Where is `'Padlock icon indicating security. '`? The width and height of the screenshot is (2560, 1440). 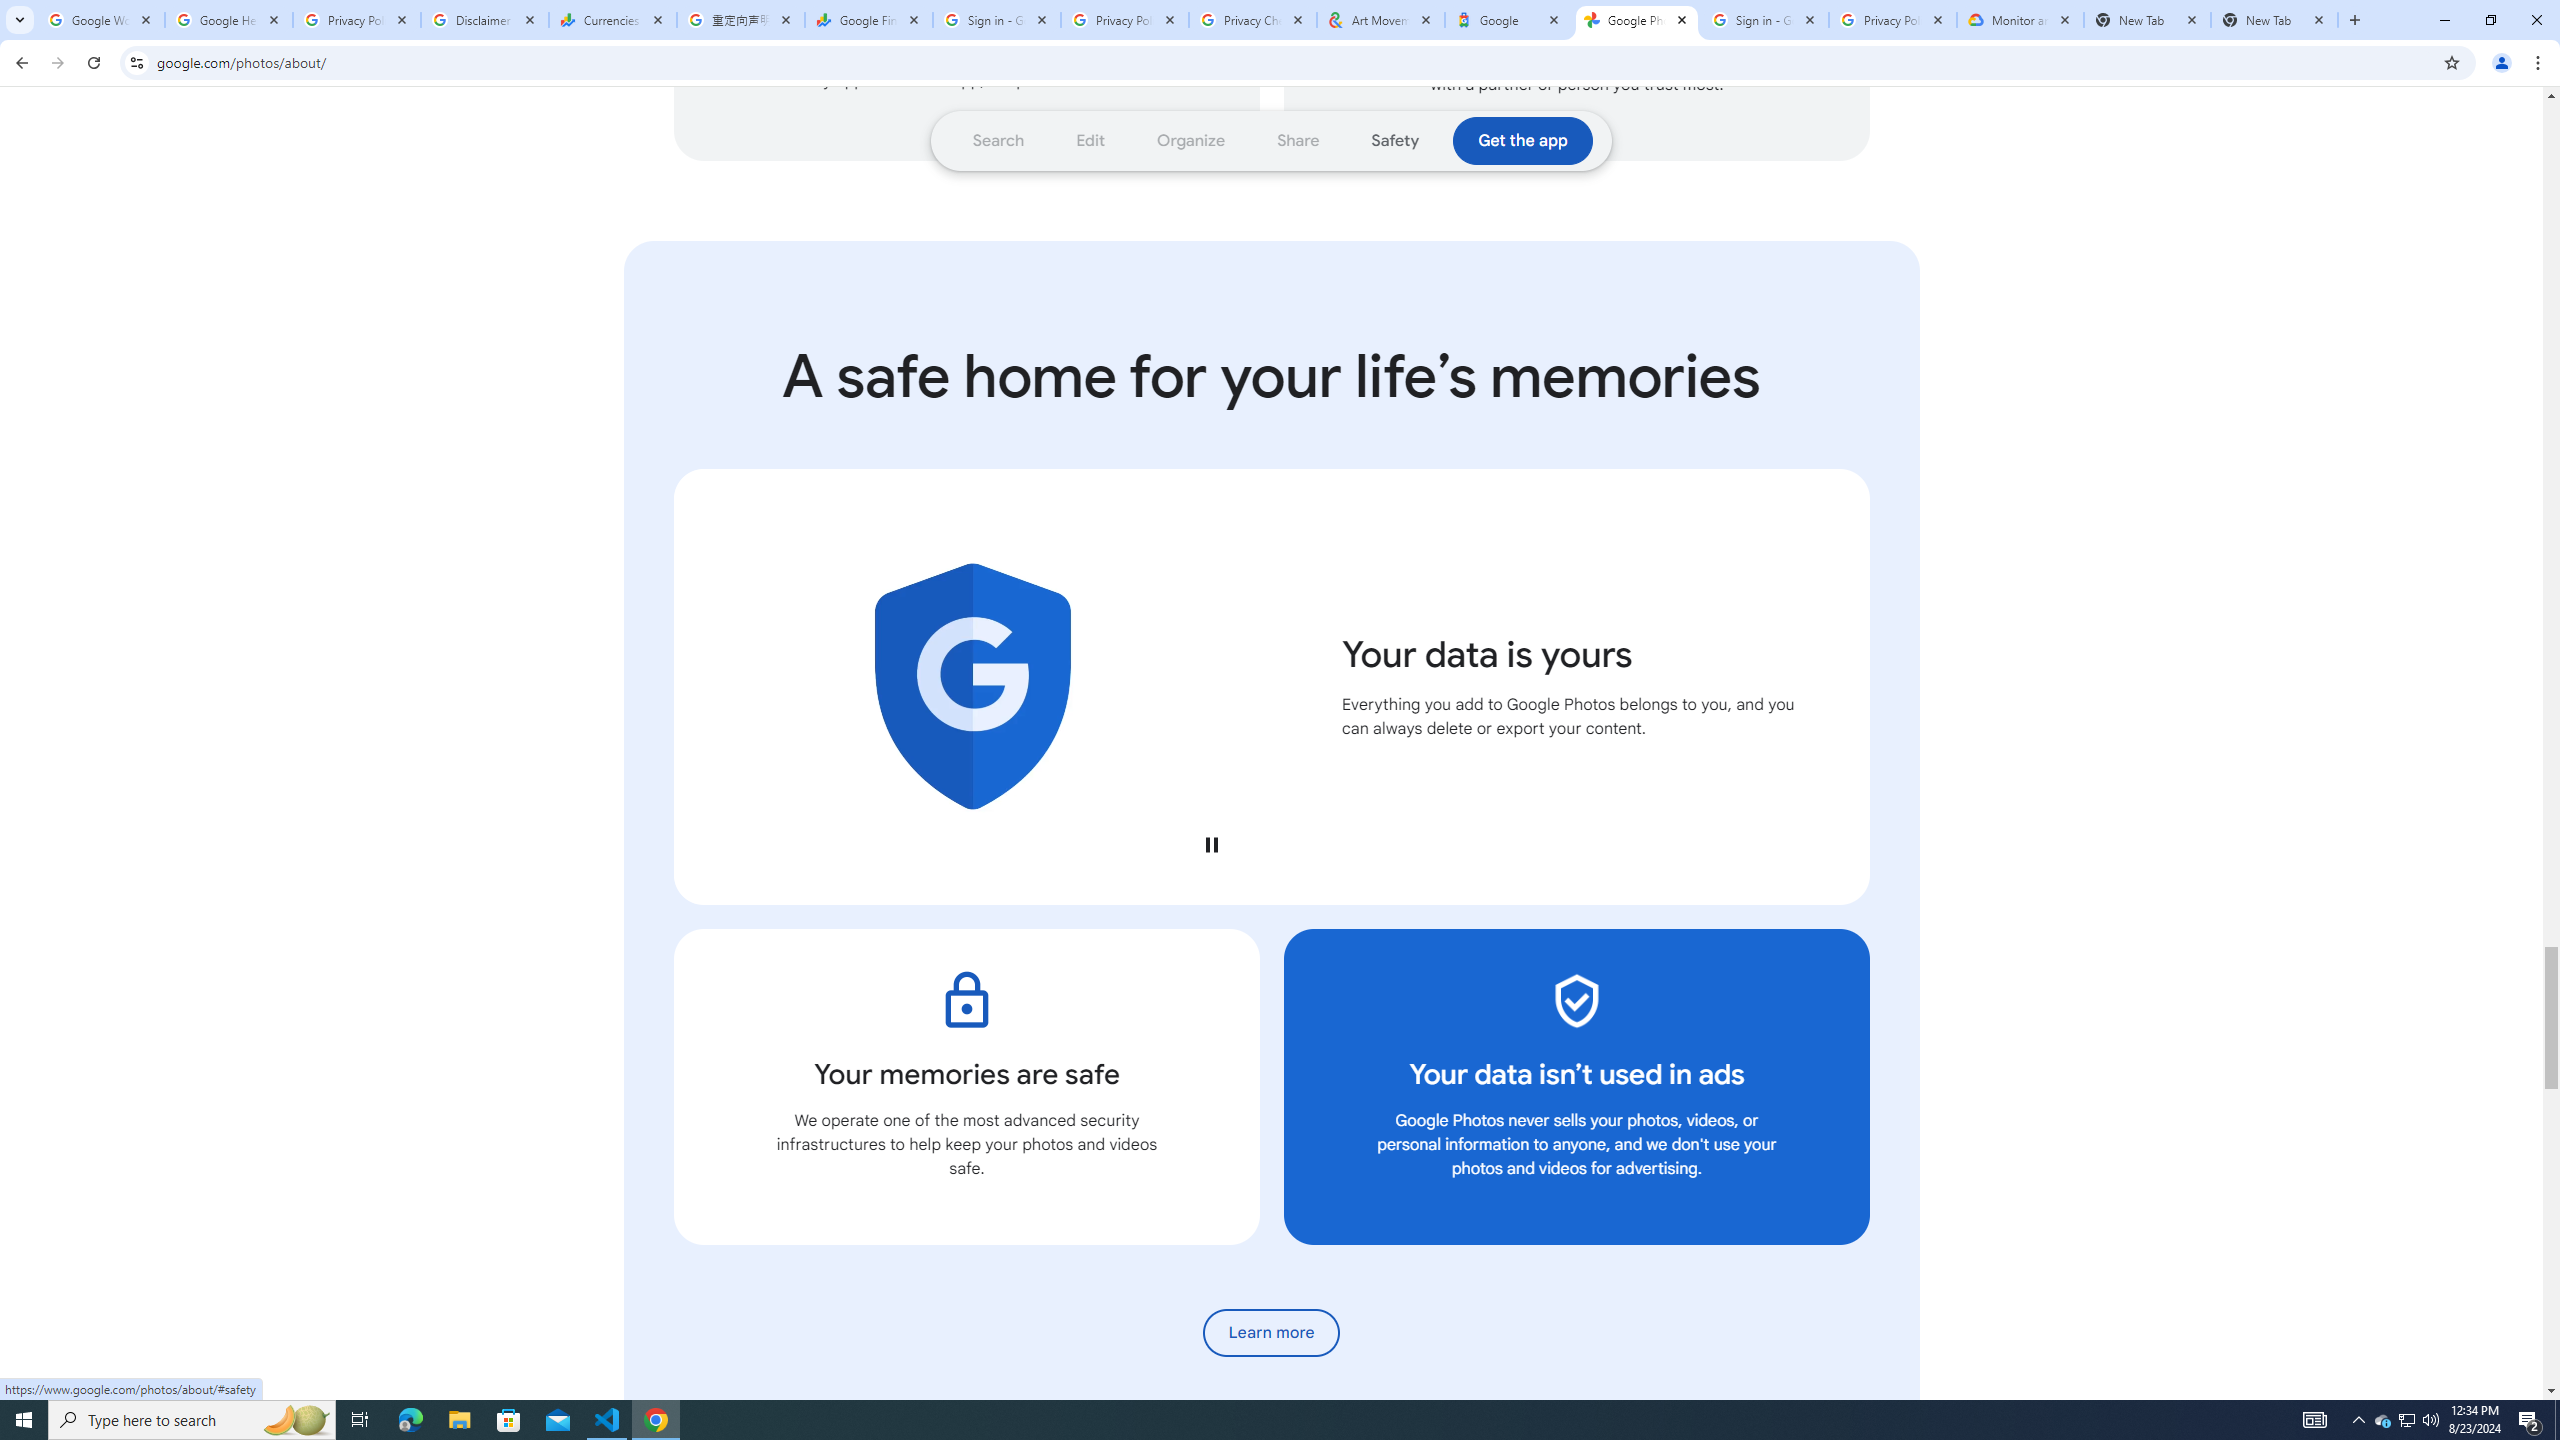 'Padlock icon indicating security. ' is located at coordinates (966, 999).